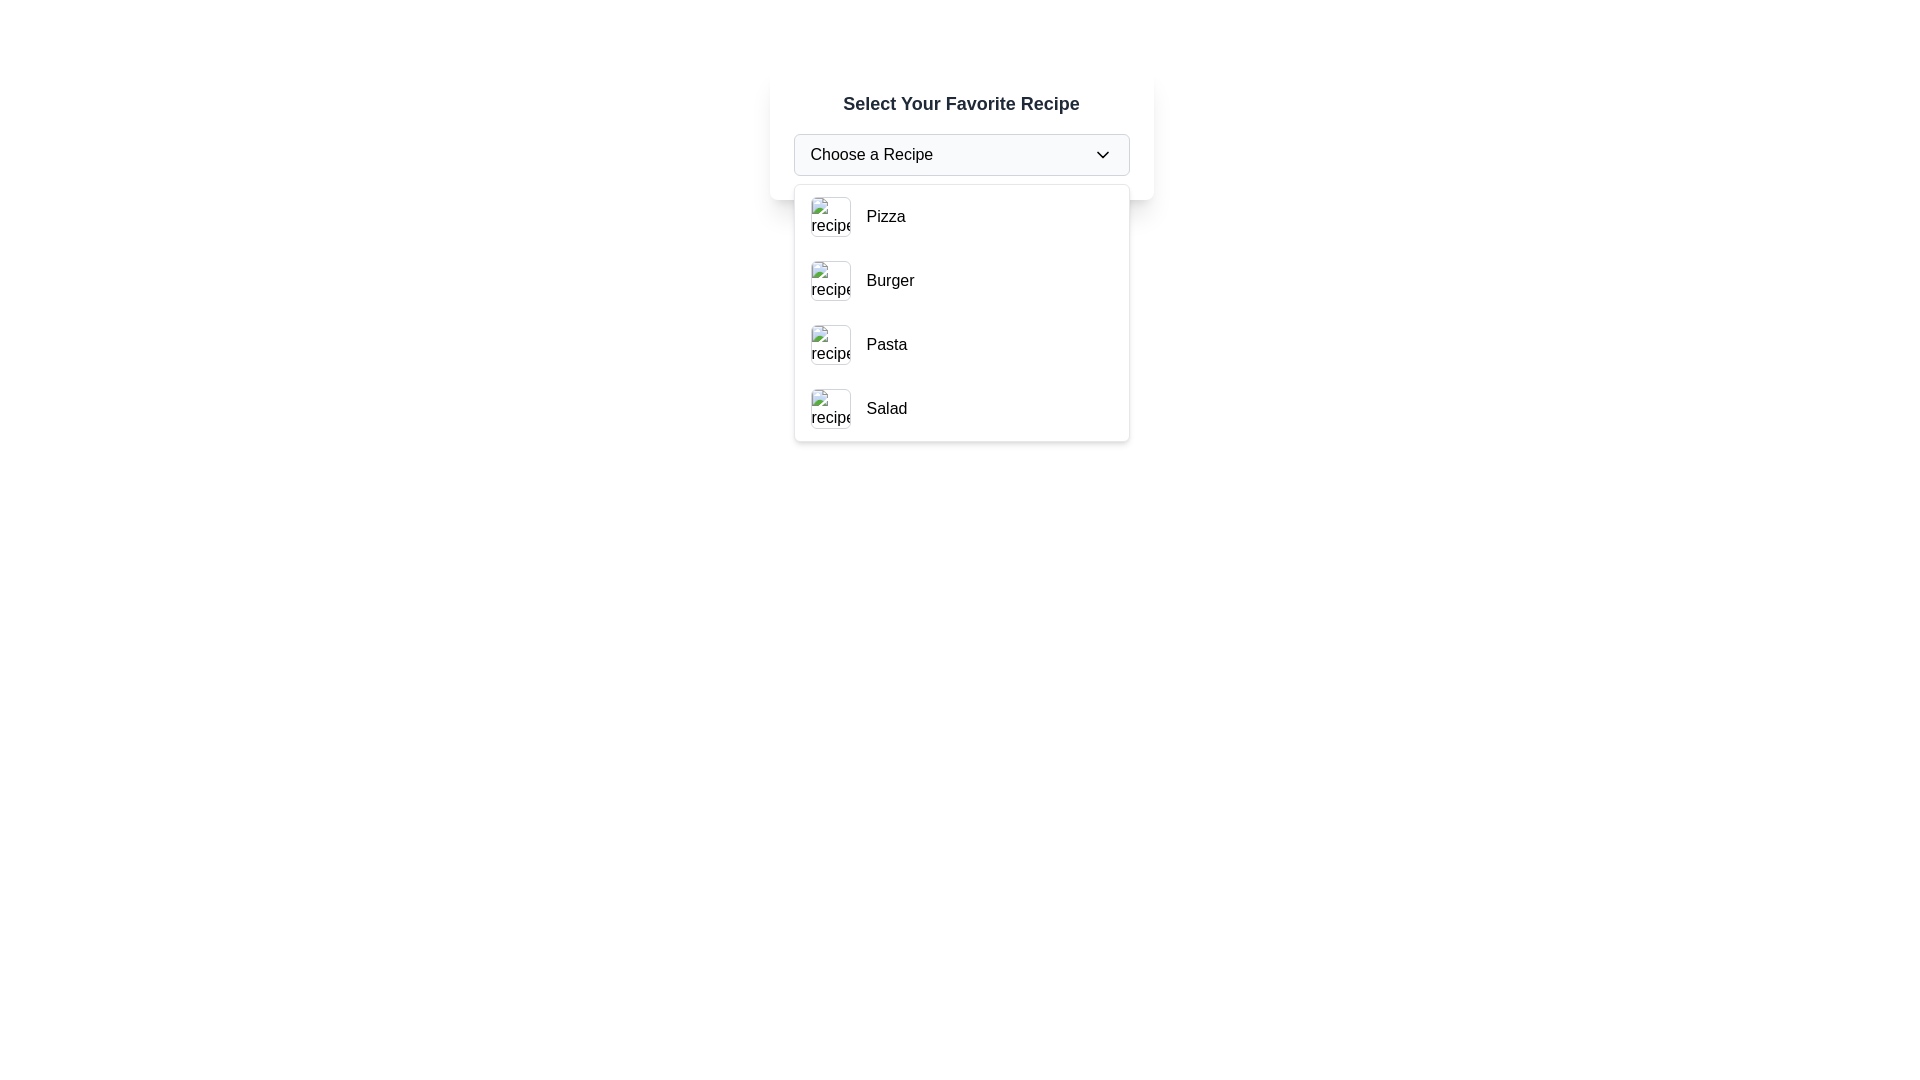 This screenshot has height=1080, width=1920. What do you see at coordinates (961, 104) in the screenshot?
I see `bold header text 'Select Your Favorite Recipe', which is prominently positioned at the top of the section` at bounding box center [961, 104].